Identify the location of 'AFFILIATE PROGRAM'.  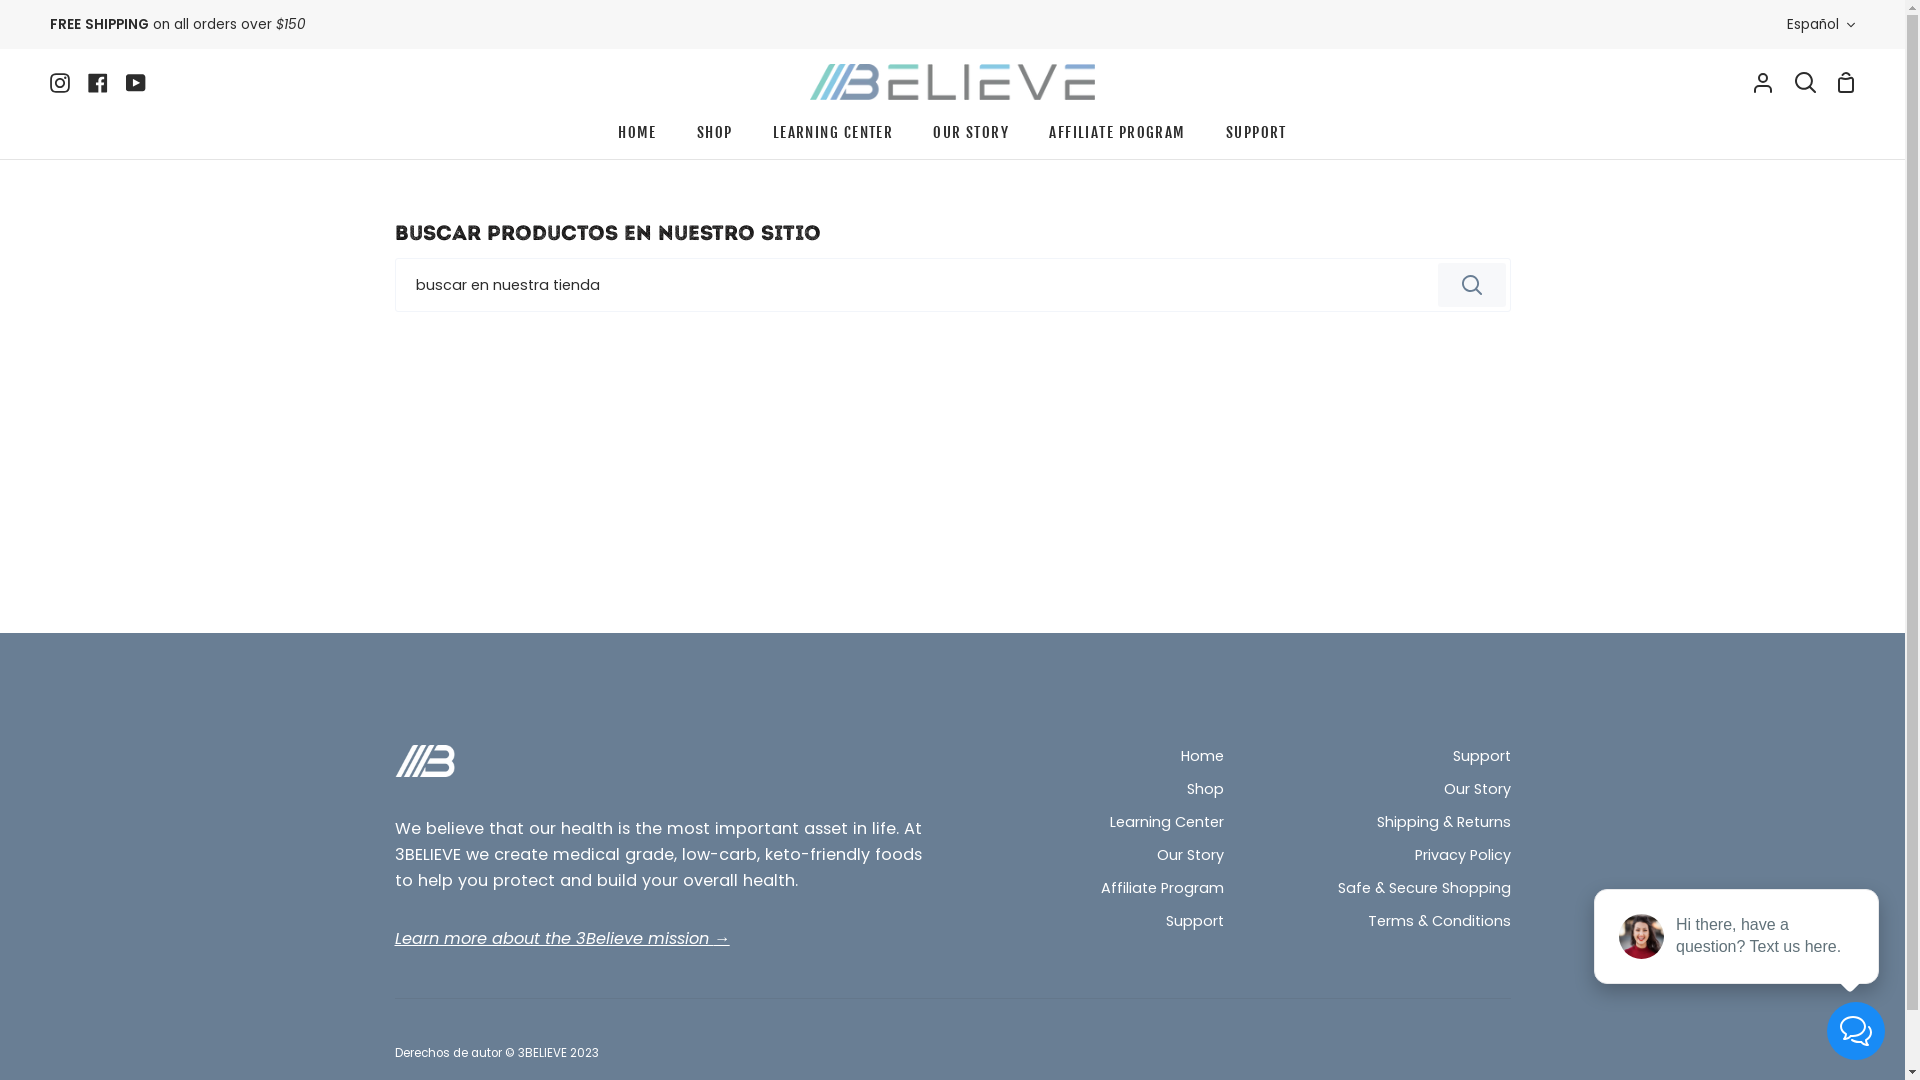
(1116, 136).